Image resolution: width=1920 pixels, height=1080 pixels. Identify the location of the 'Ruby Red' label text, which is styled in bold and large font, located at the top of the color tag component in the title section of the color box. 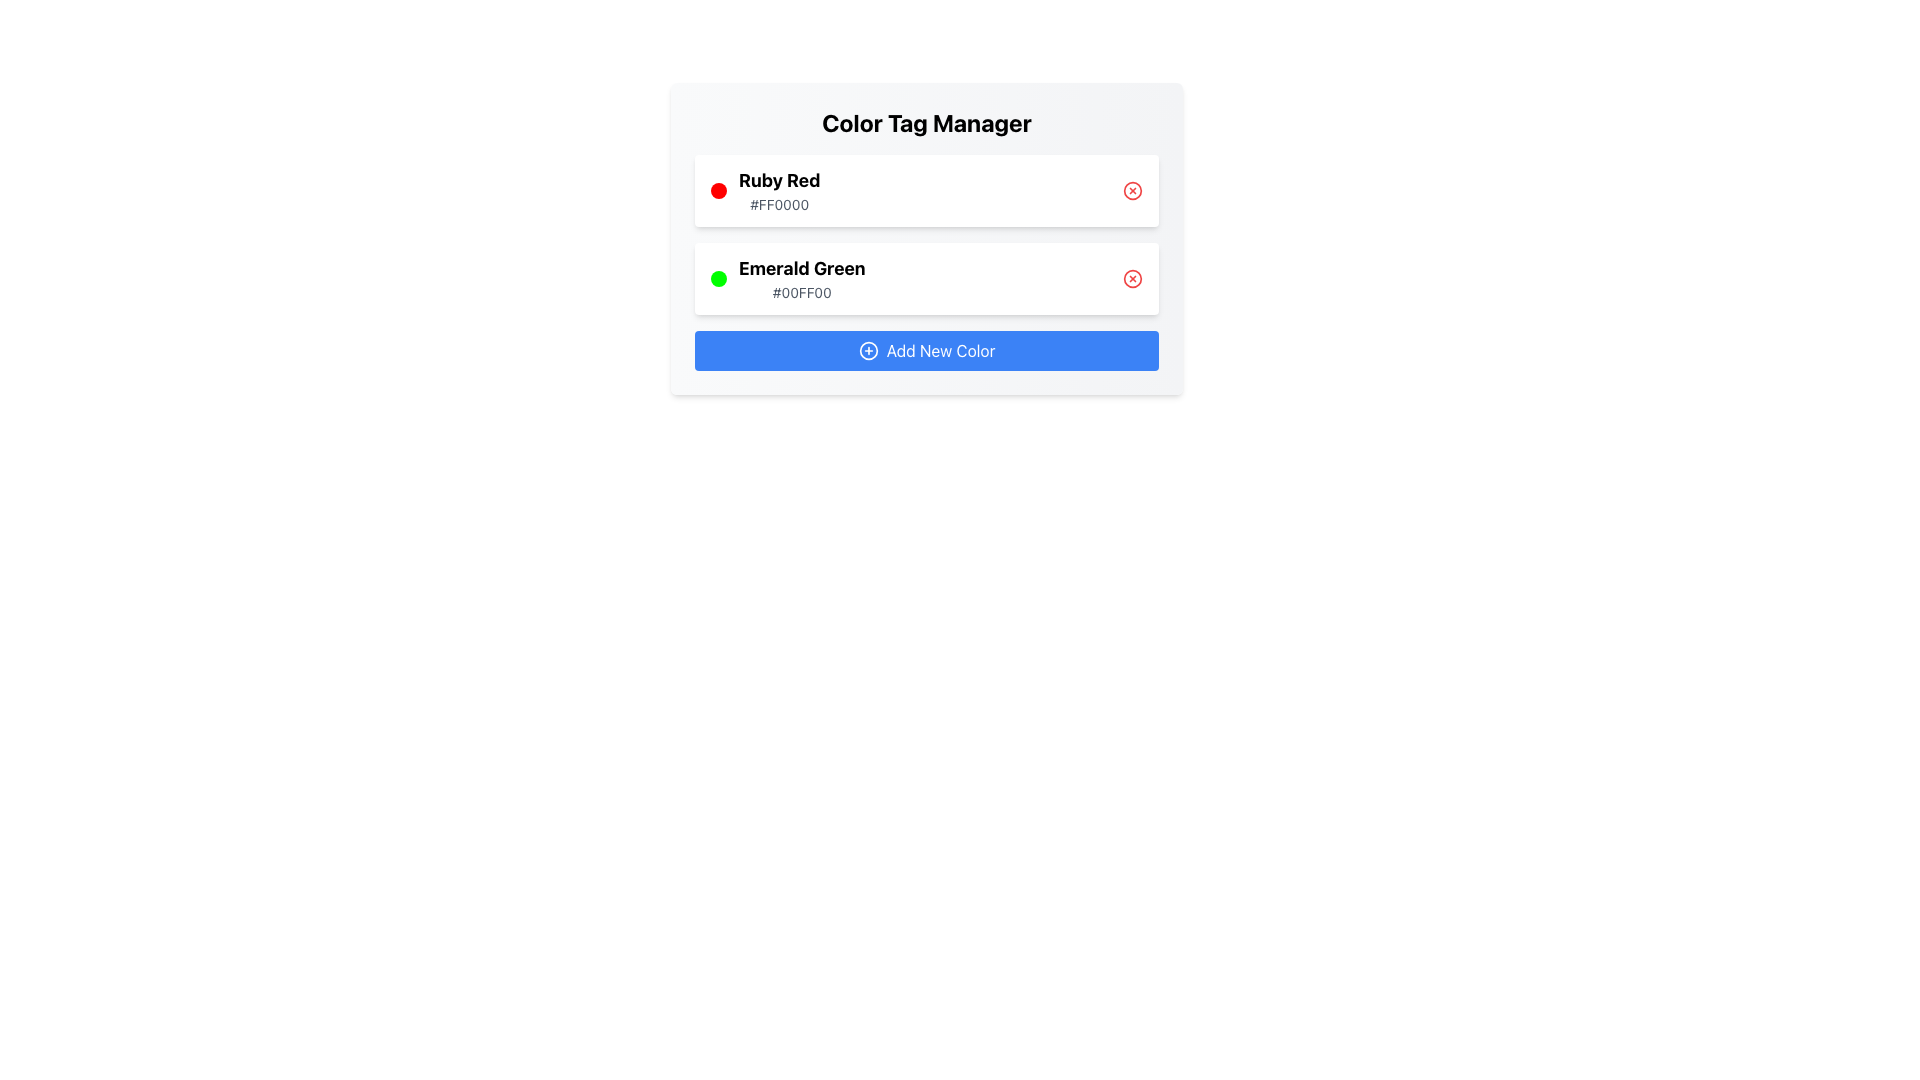
(778, 181).